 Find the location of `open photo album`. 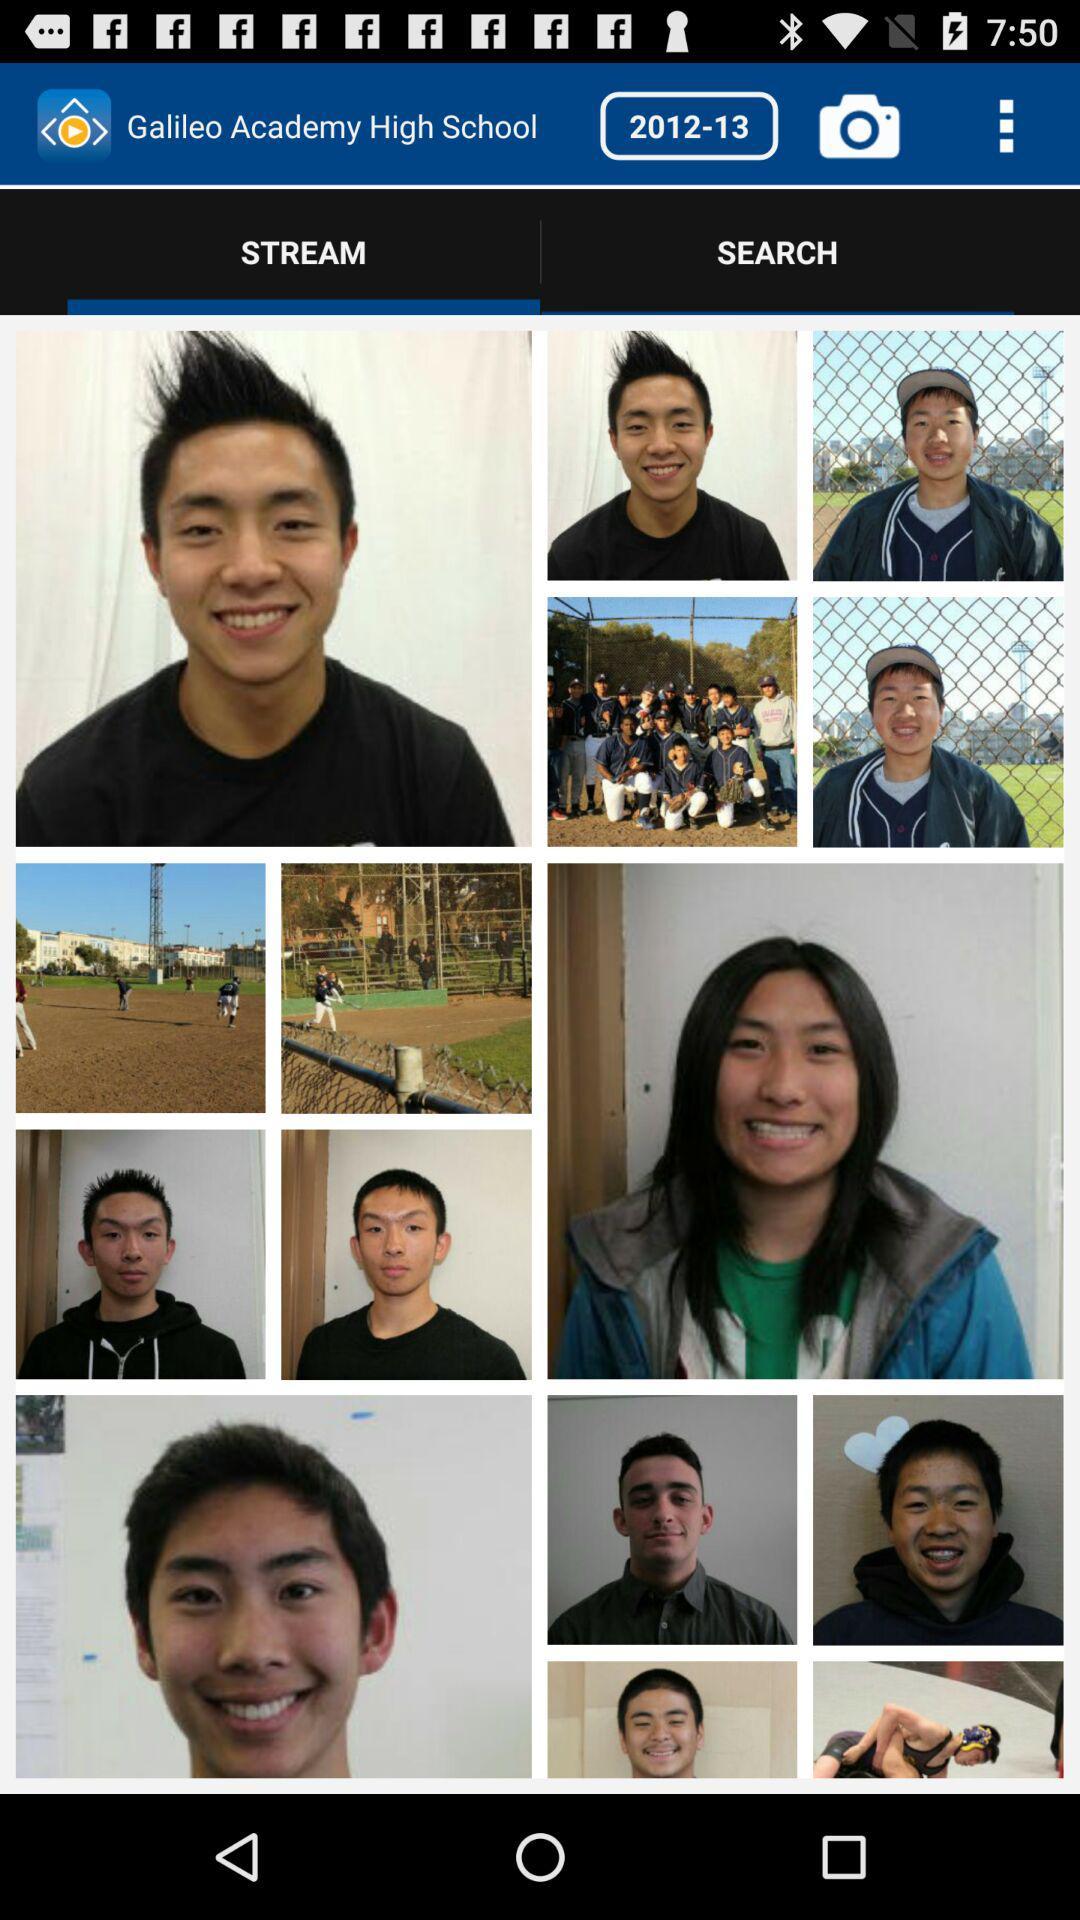

open photo album is located at coordinates (804, 589).